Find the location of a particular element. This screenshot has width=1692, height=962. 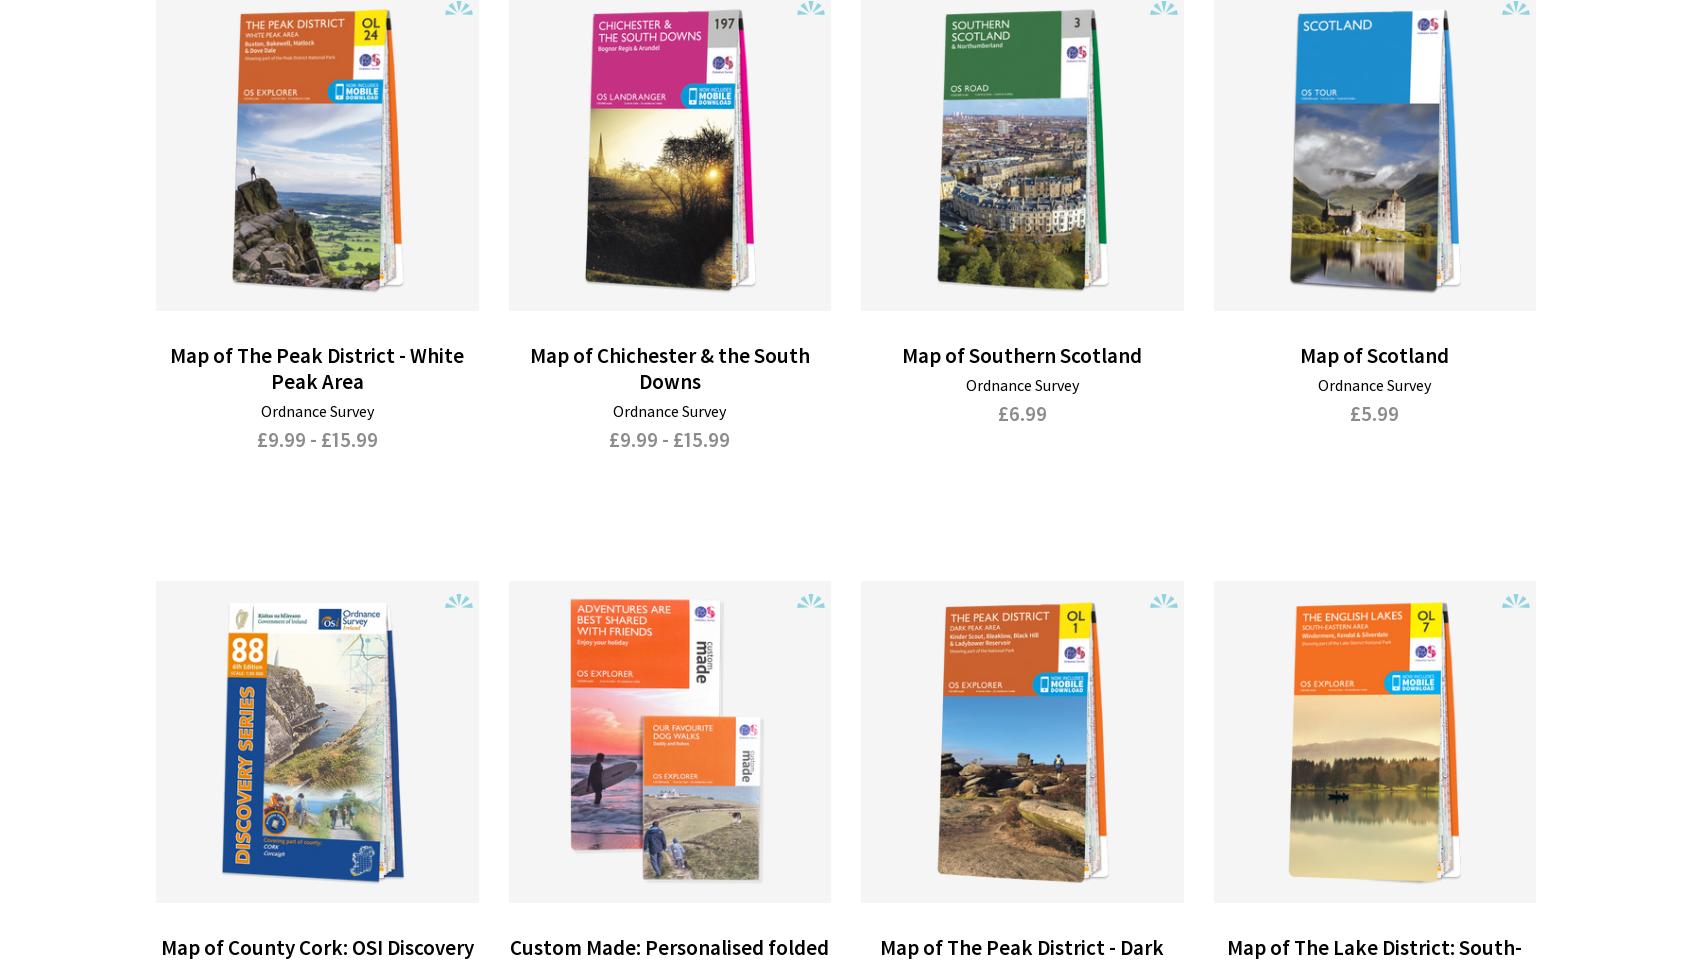

'See all brands' is located at coordinates (611, 792).